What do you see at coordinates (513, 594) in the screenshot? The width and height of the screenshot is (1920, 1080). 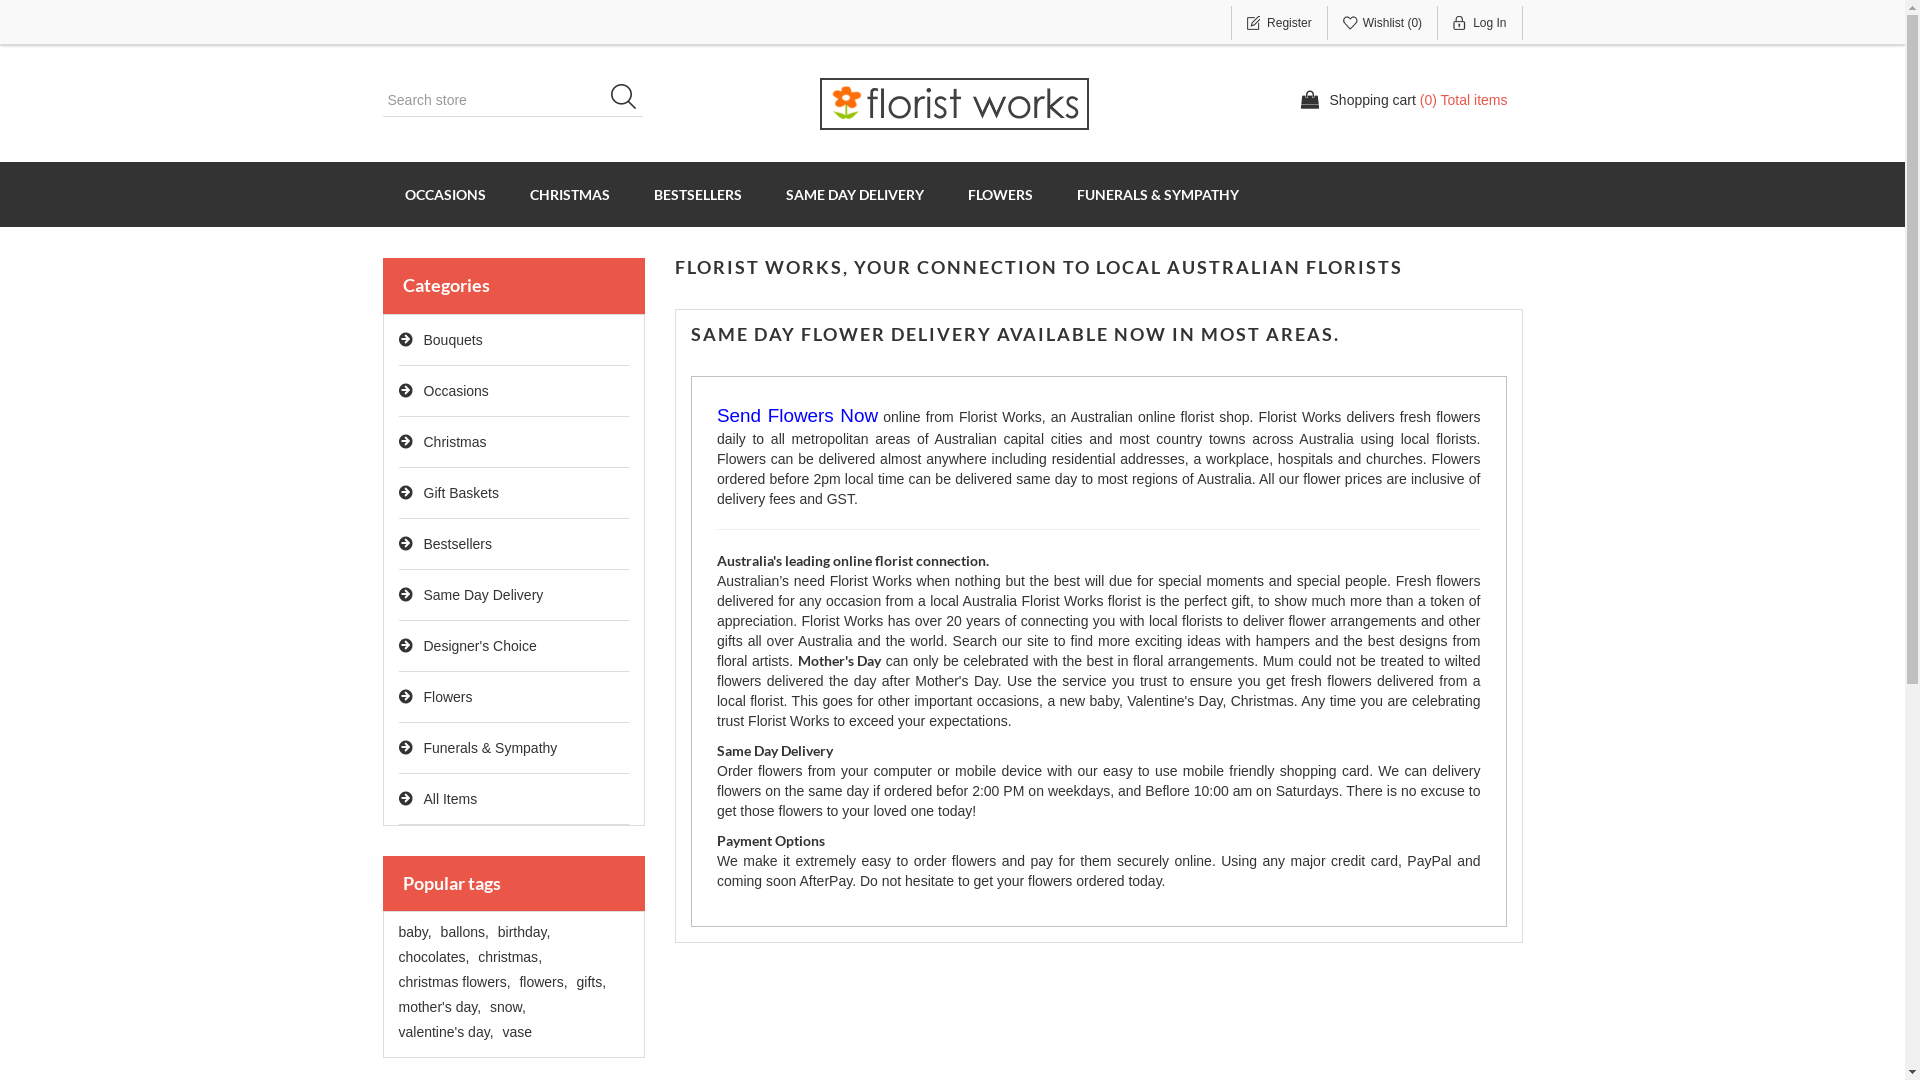 I see `'Same Day Delivery'` at bounding box center [513, 594].